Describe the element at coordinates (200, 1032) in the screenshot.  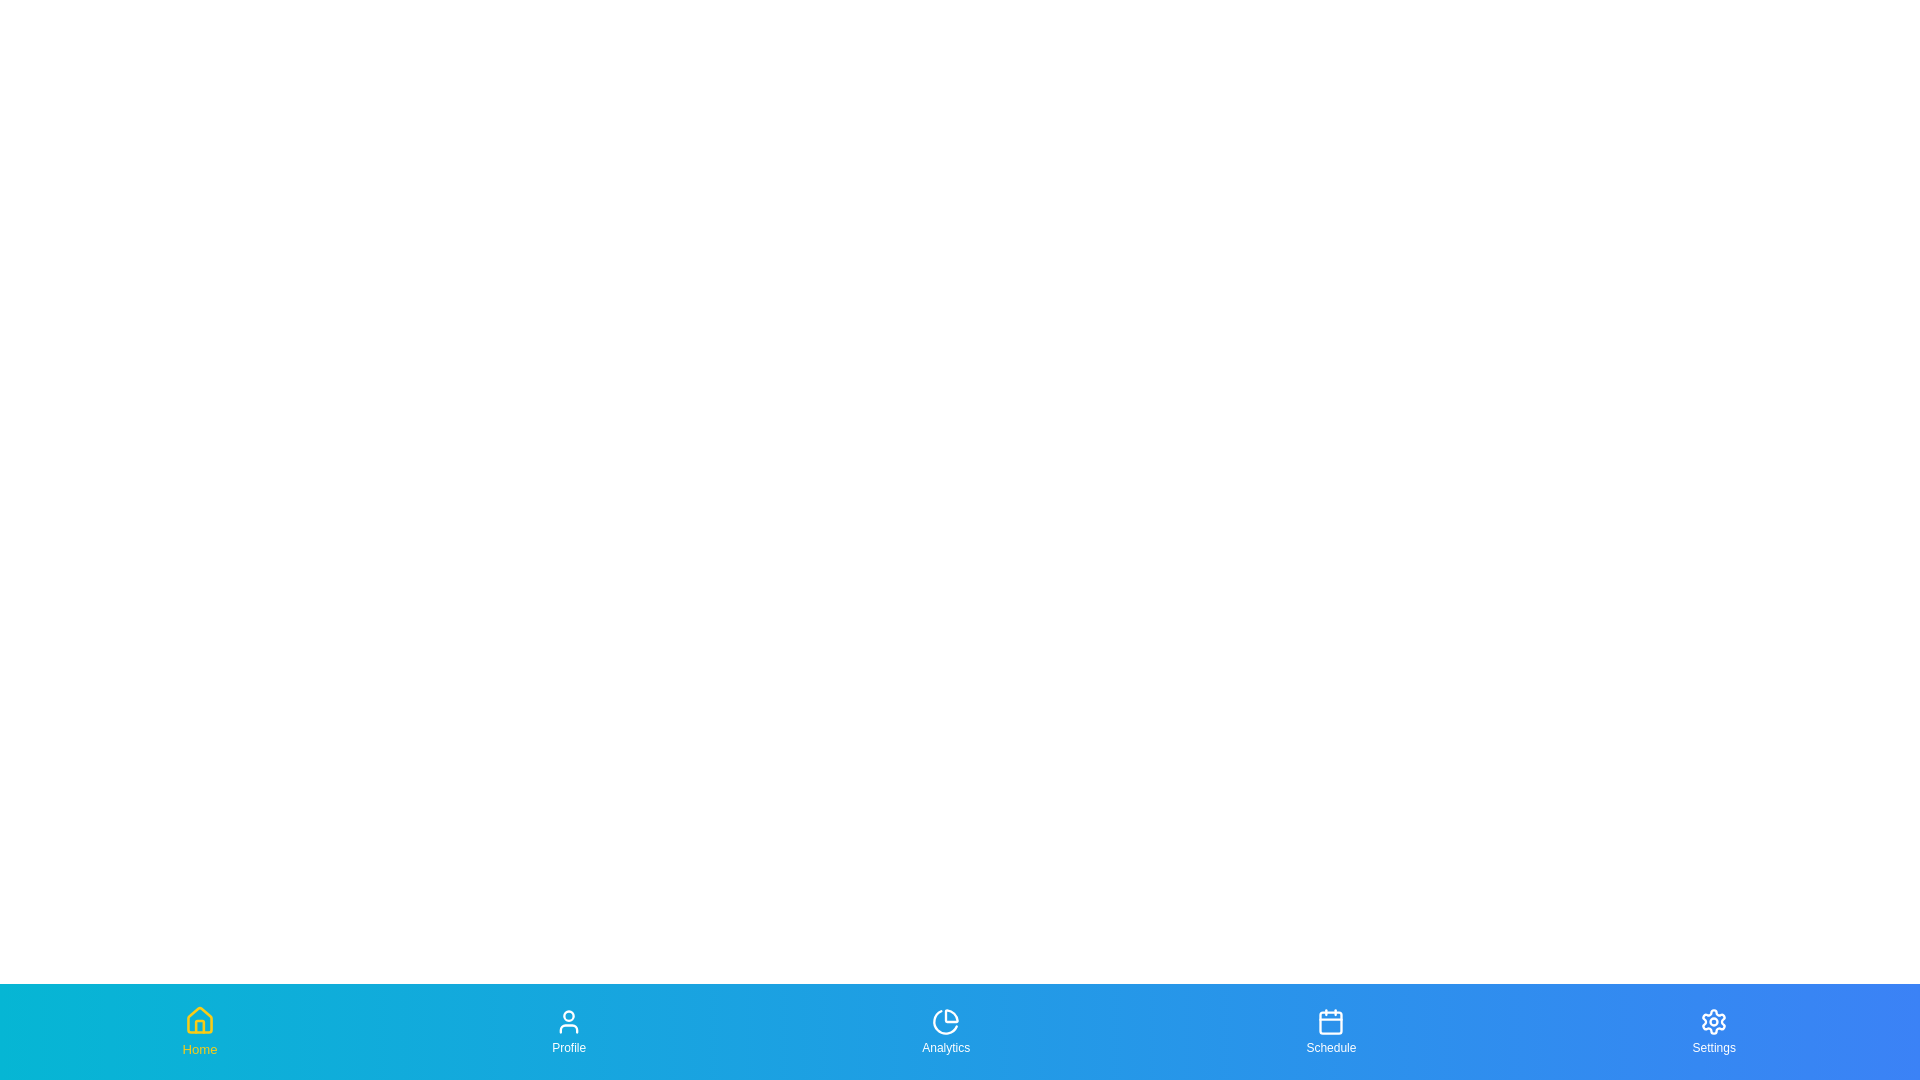
I see `the Home tab to highlight it` at that location.